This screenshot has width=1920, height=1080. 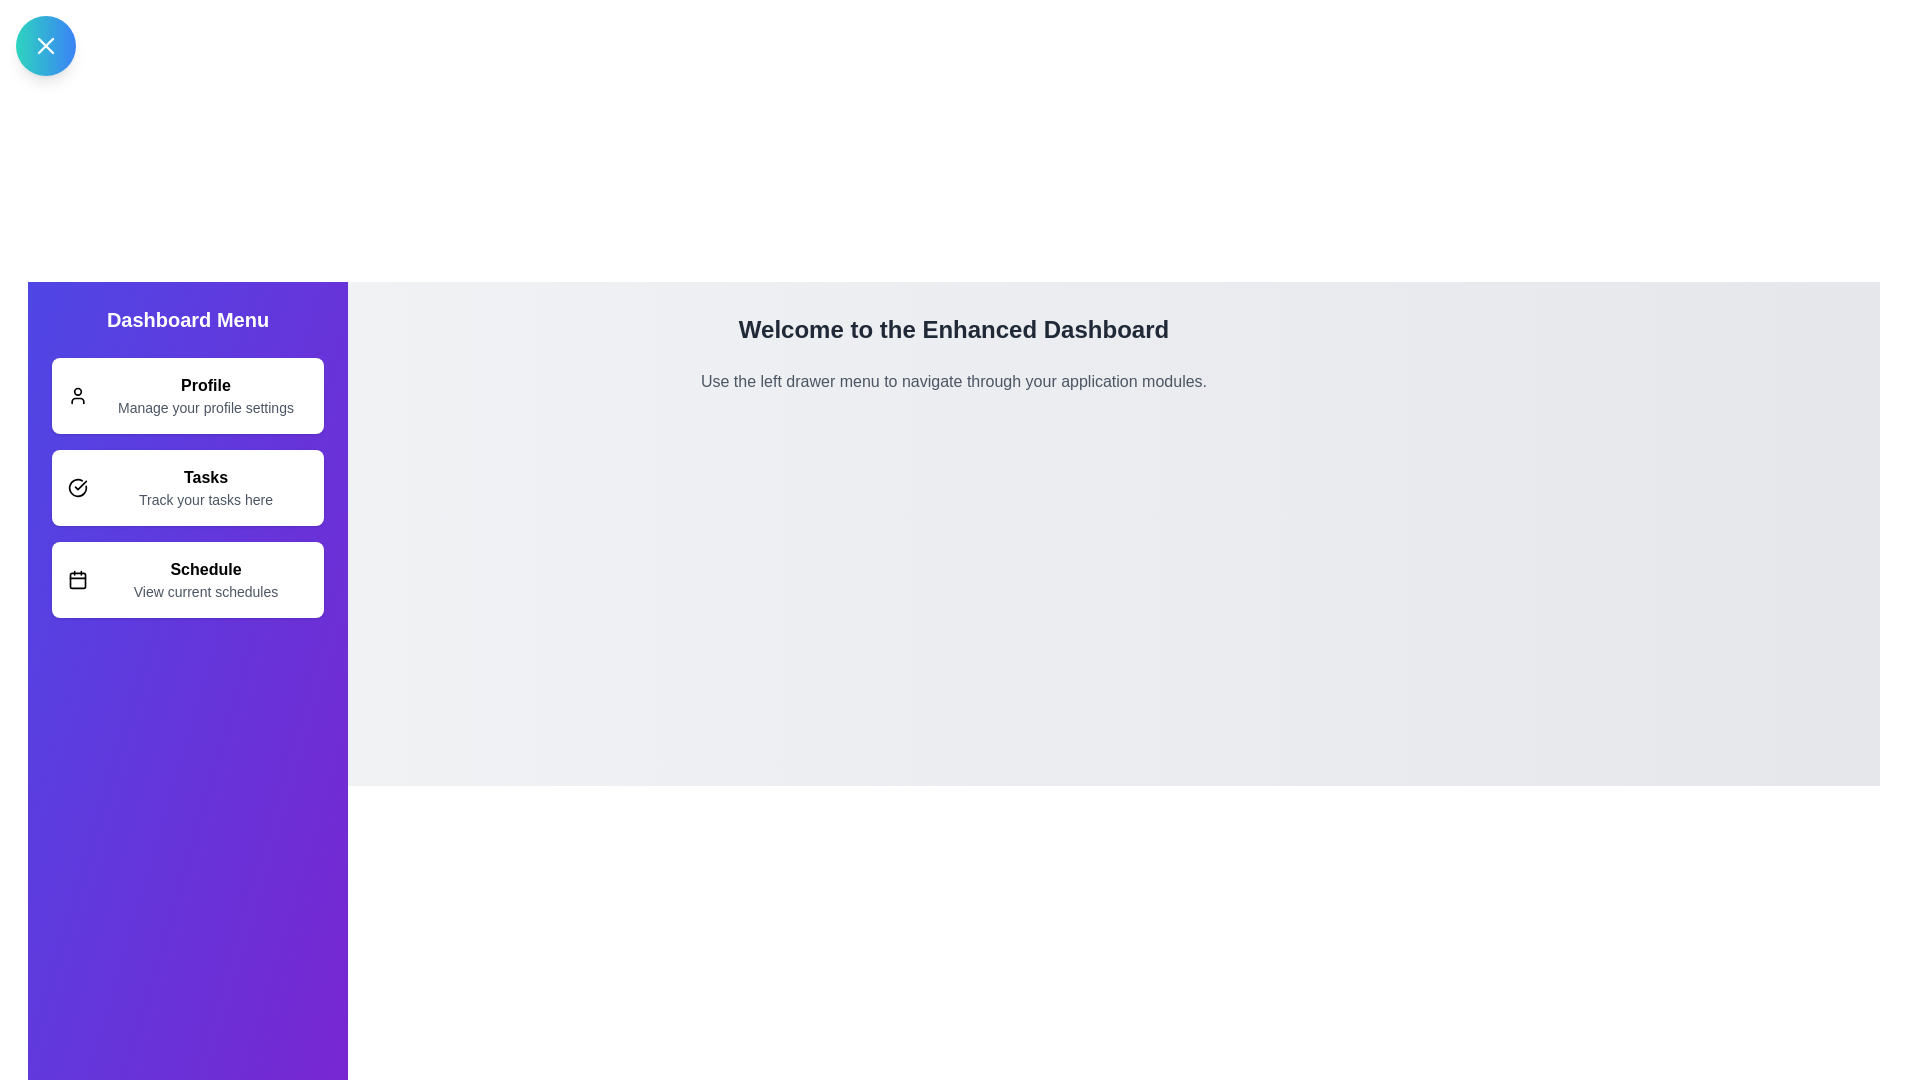 I want to click on the Profile list item in the drawer to navigate or trigger its functionality, so click(x=187, y=396).